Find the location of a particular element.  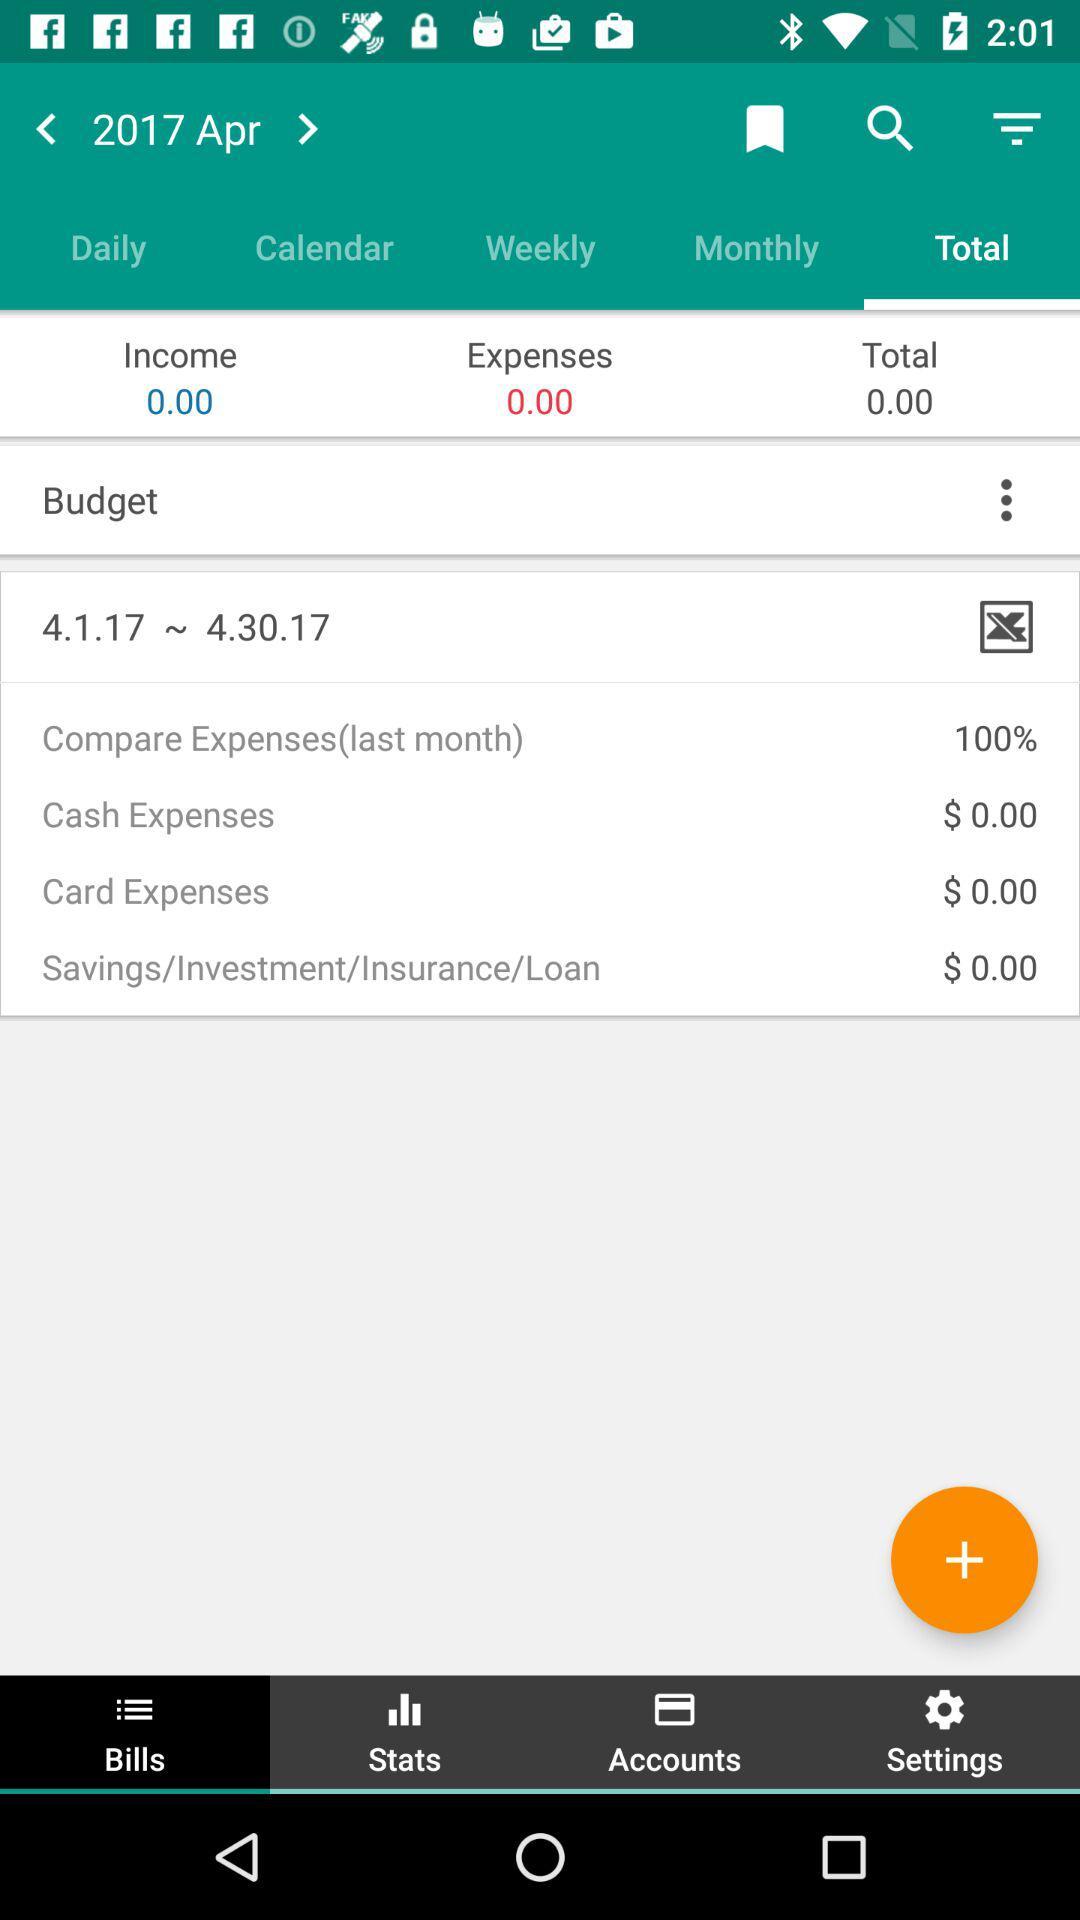

the icon next to daily icon is located at coordinates (323, 245).